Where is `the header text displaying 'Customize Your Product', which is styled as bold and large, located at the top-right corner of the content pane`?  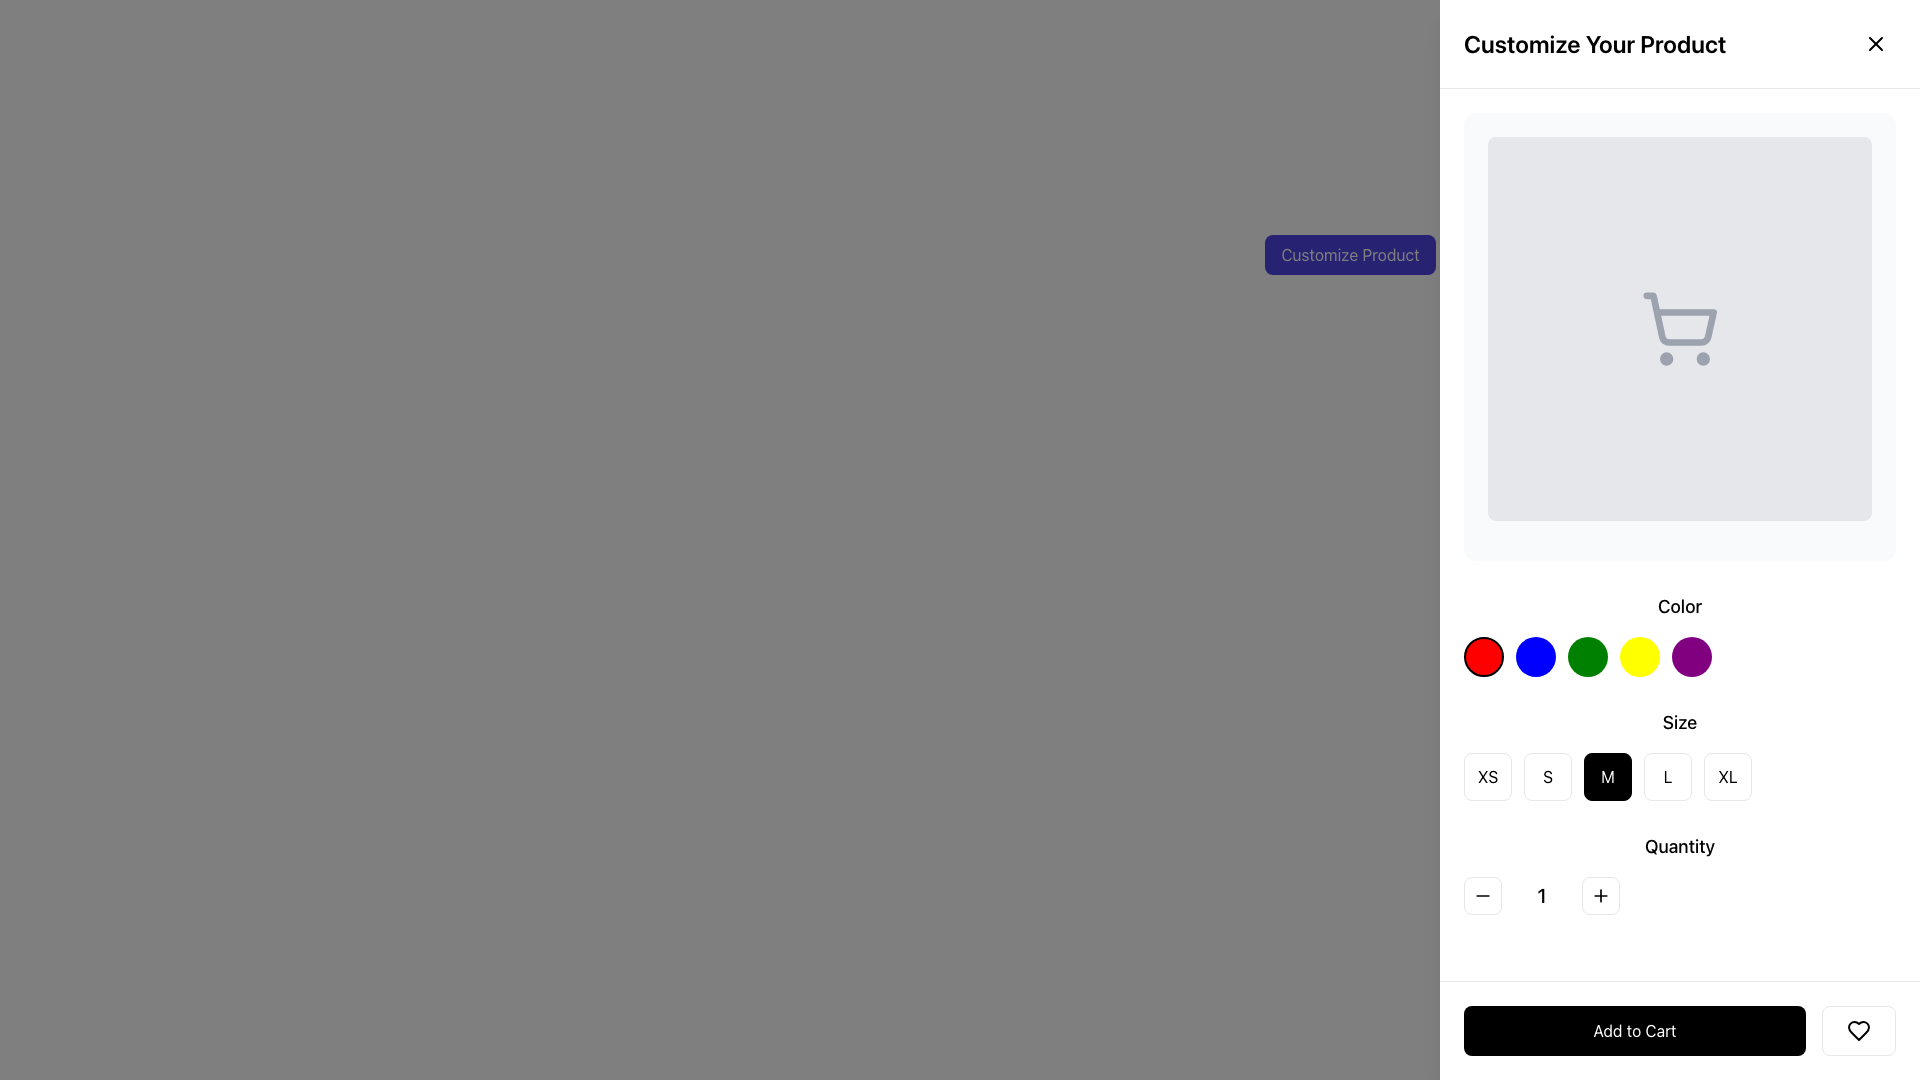
the header text displaying 'Customize Your Product', which is styled as bold and large, located at the top-right corner of the content pane is located at coordinates (1594, 43).